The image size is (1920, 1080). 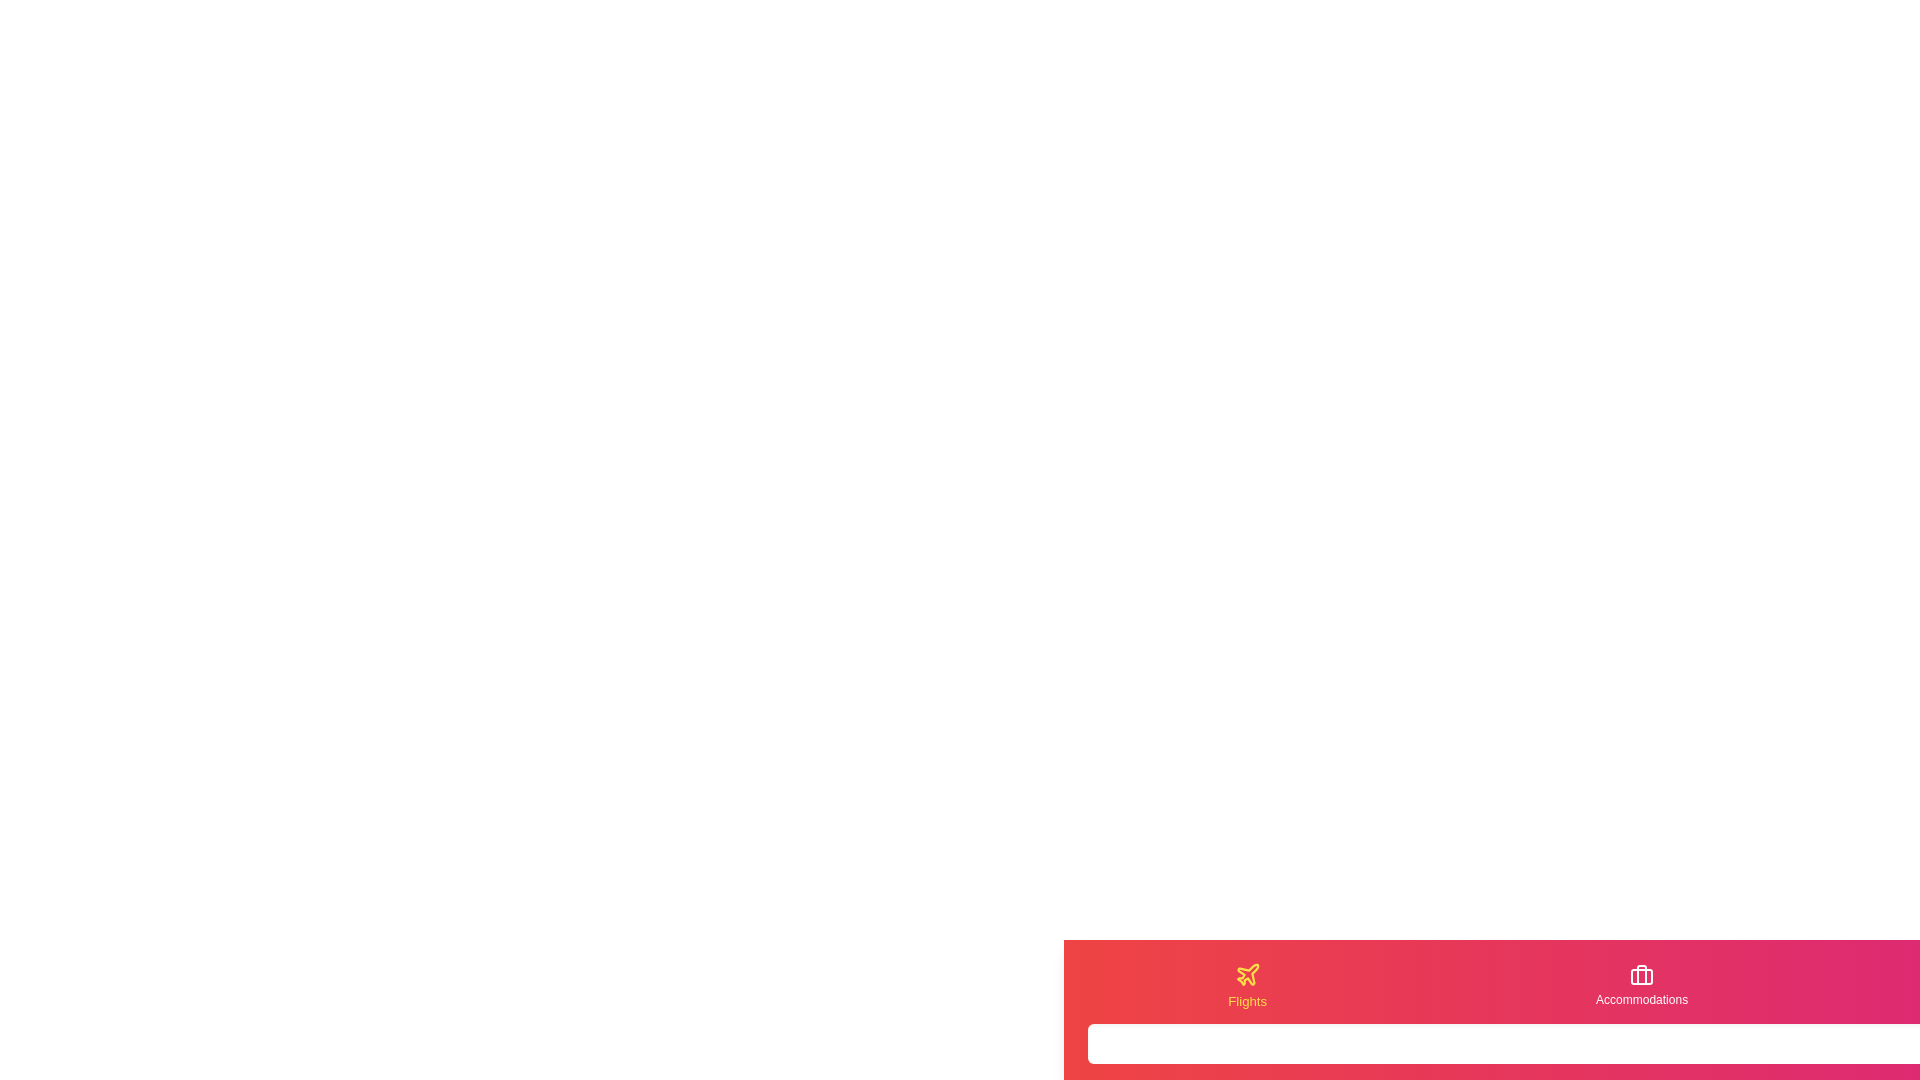 I want to click on the tab labeled 'Flights' to observe the hover effect, so click(x=1246, y=985).